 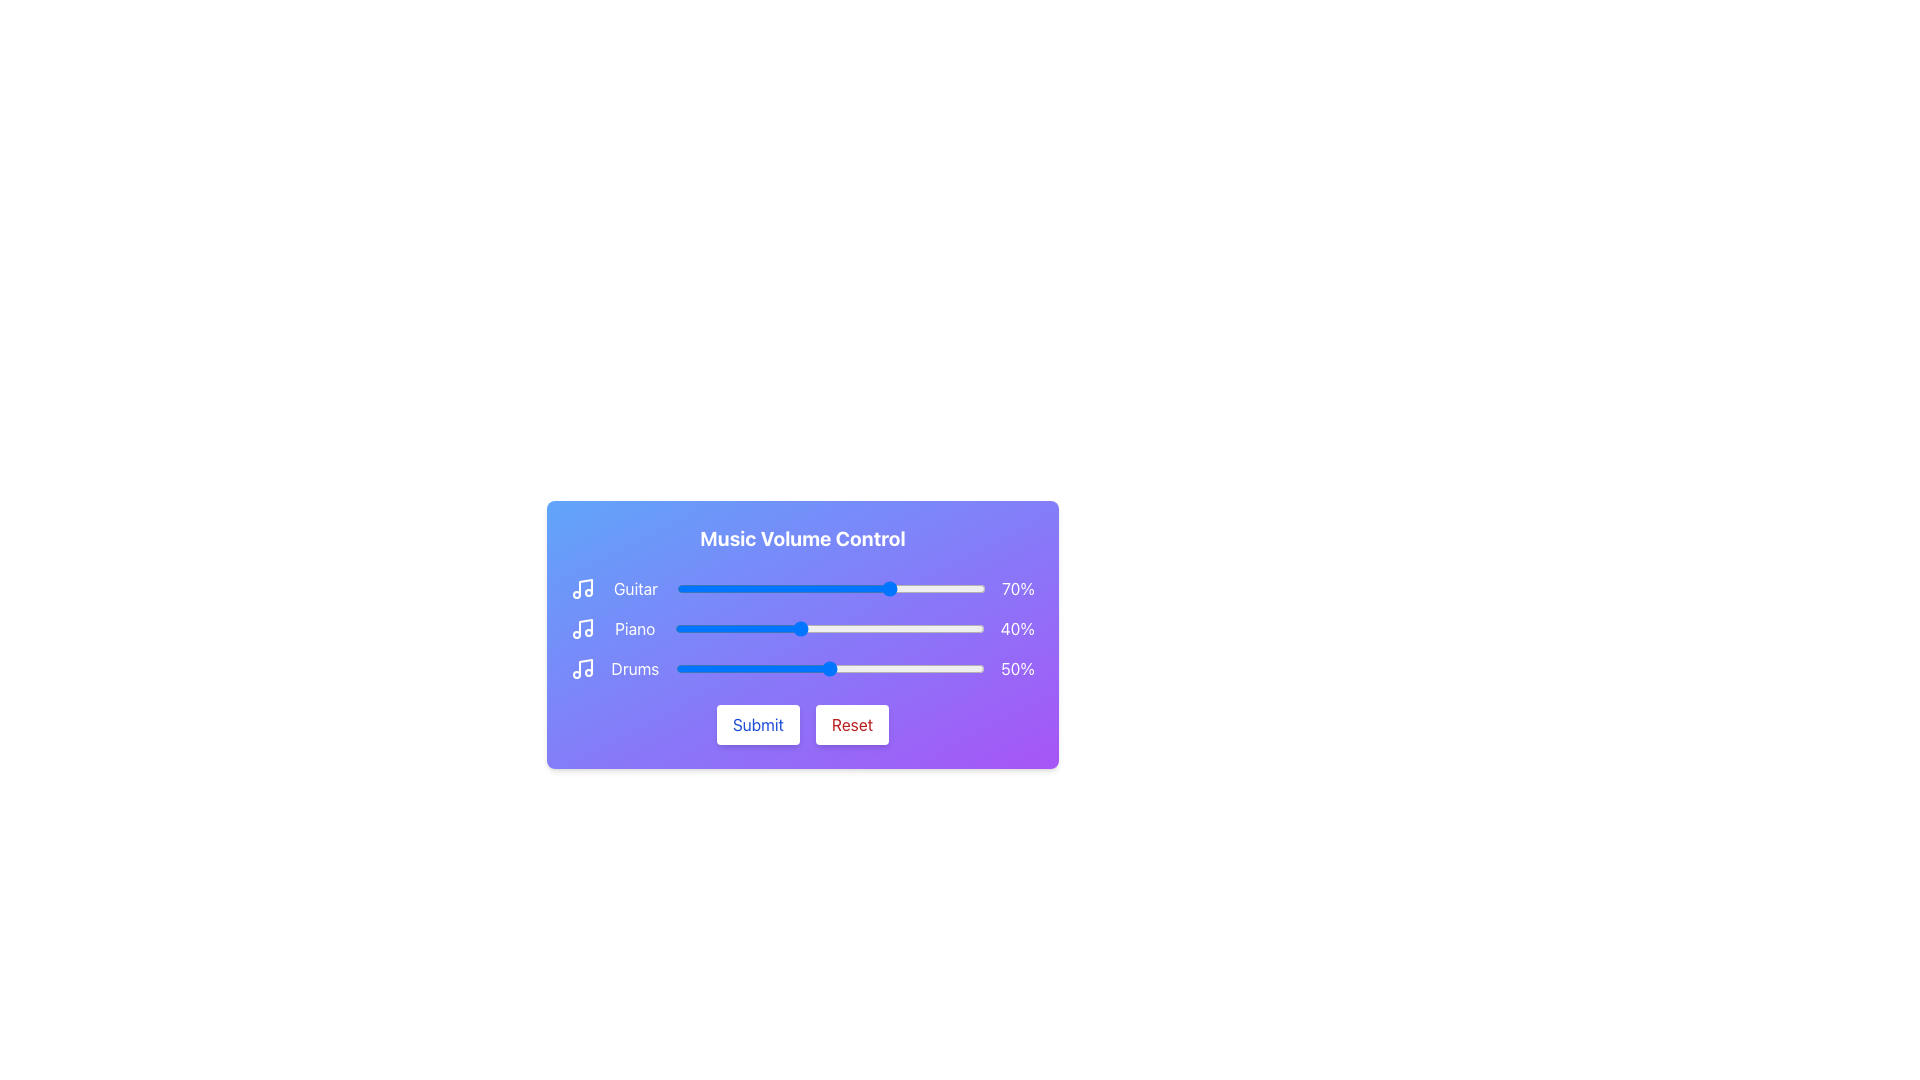 What do you see at coordinates (879, 627) in the screenshot?
I see `the Piano slider` at bounding box center [879, 627].